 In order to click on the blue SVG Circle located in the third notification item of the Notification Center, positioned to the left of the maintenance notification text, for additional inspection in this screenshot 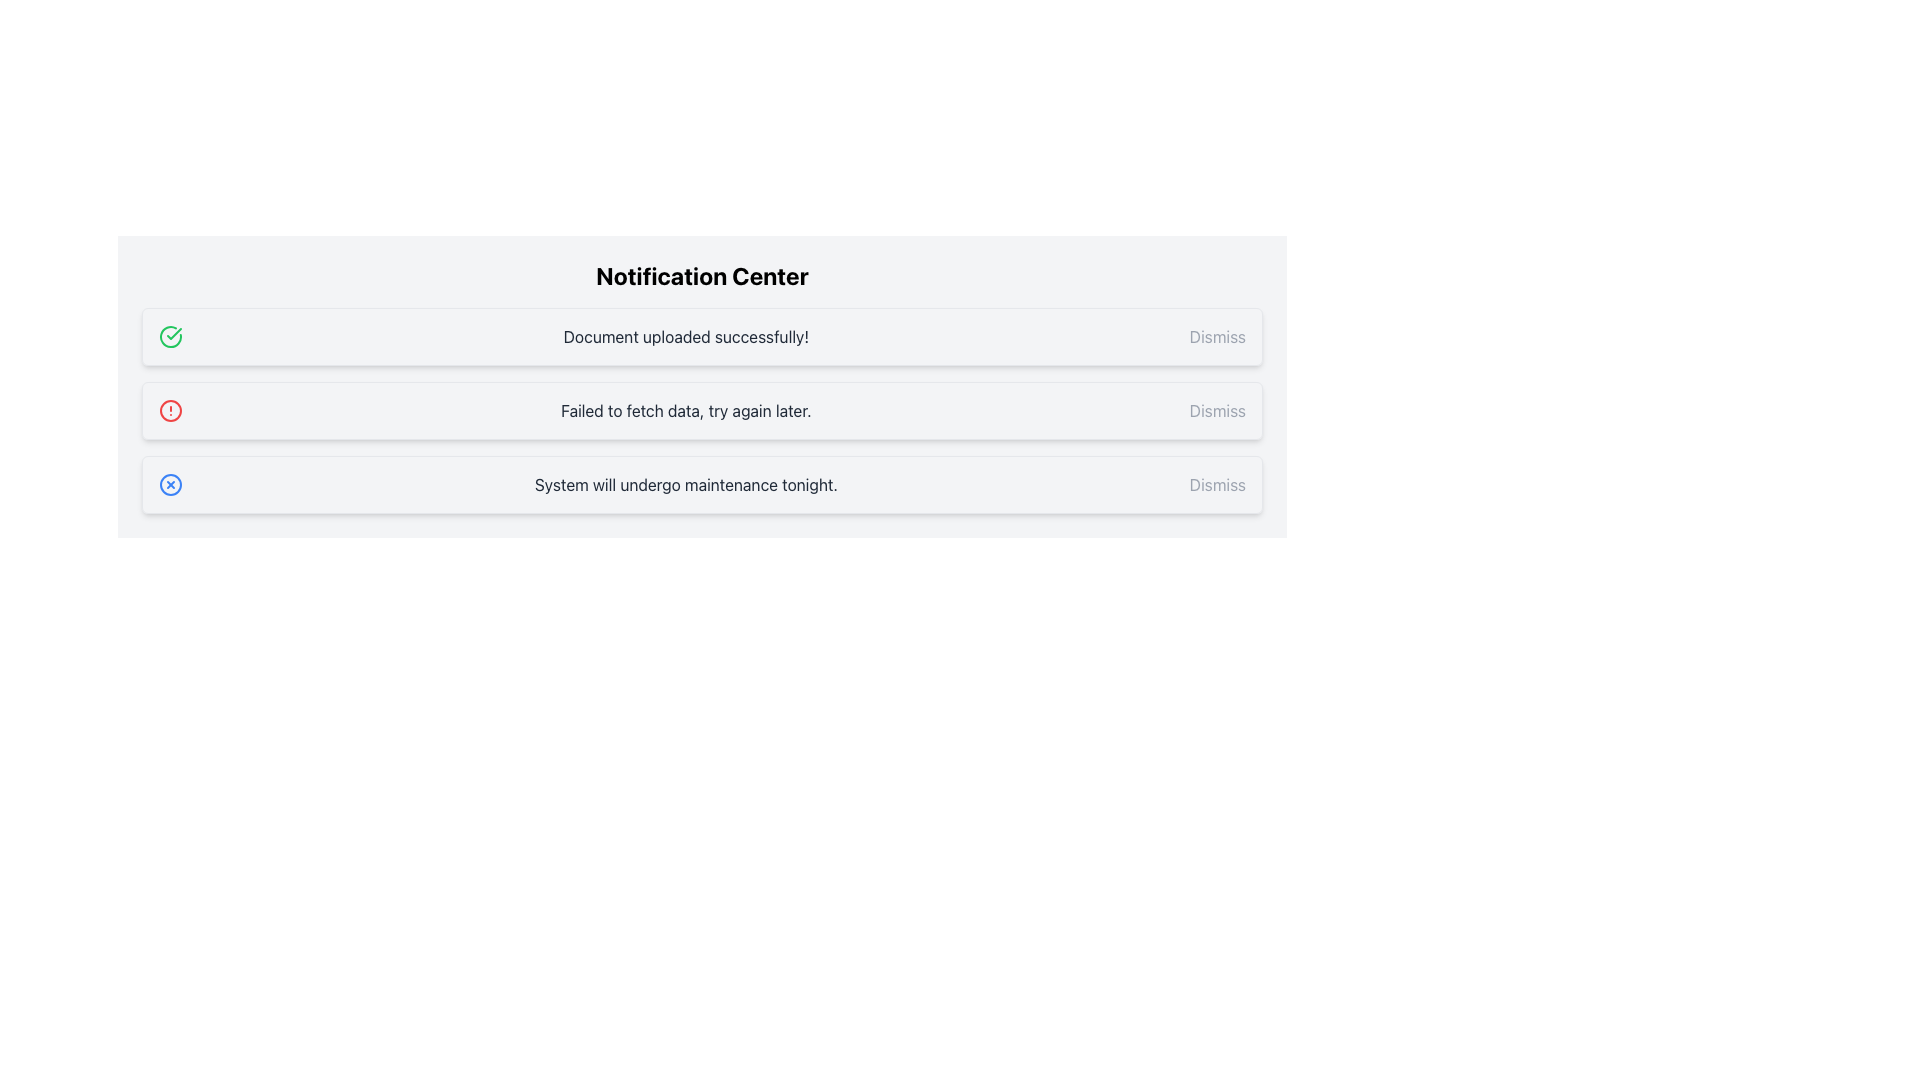, I will do `click(171, 485)`.